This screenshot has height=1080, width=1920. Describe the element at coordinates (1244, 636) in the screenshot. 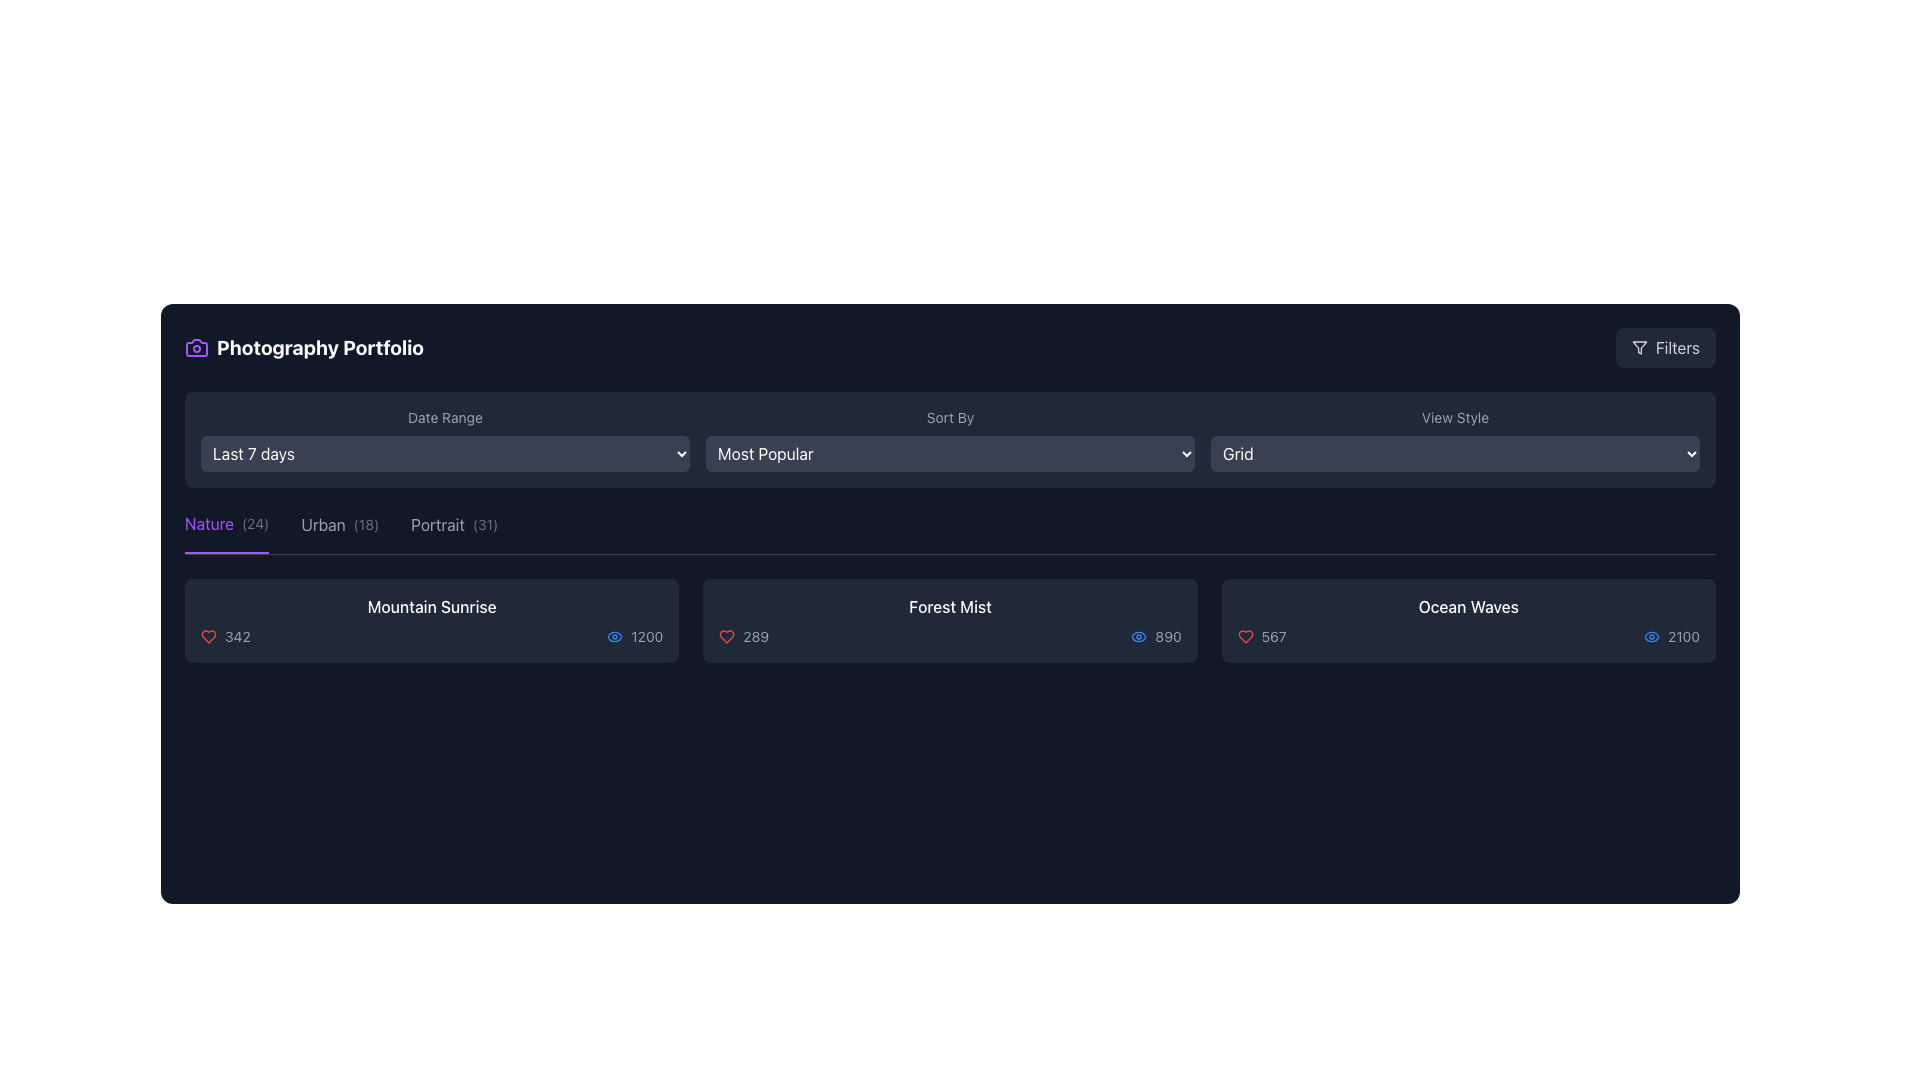

I see `the heart-shaped icon filled with red color, located in the 'Ocean Waves' card` at that location.